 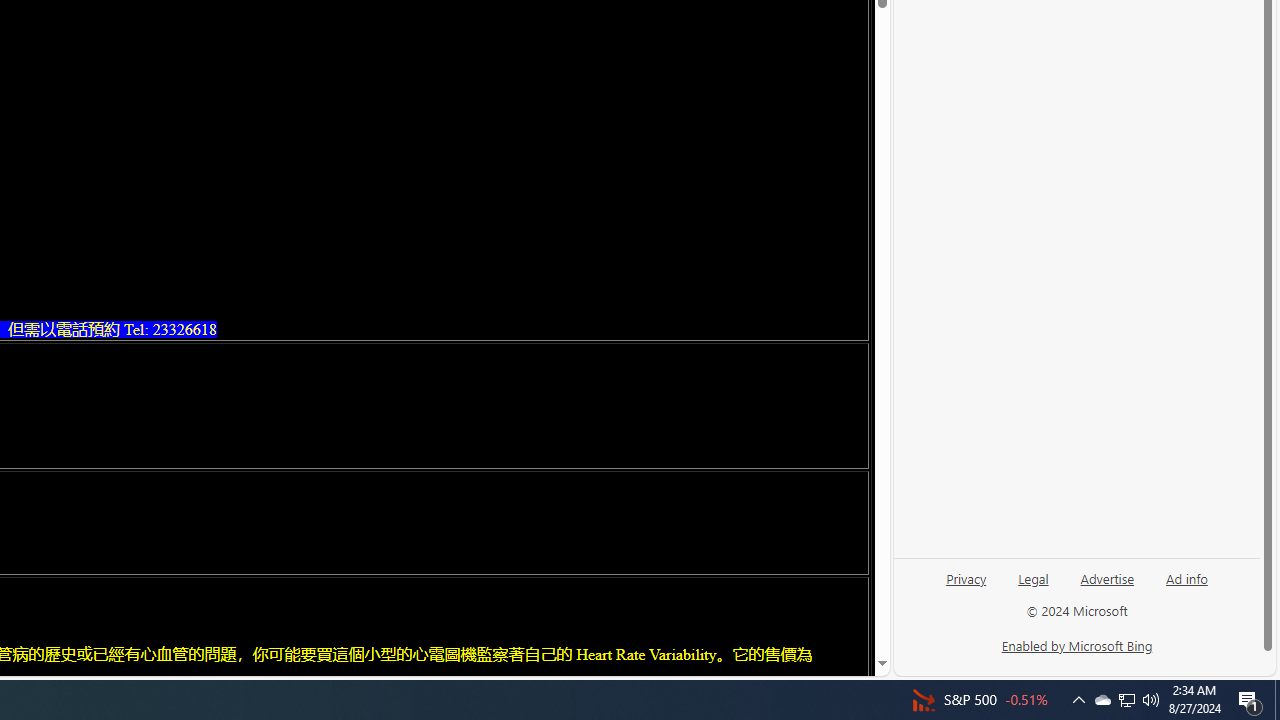 What do you see at coordinates (1106, 577) in the screenshot?
I see `'Advertise'` at bounding box center [1106, 577].